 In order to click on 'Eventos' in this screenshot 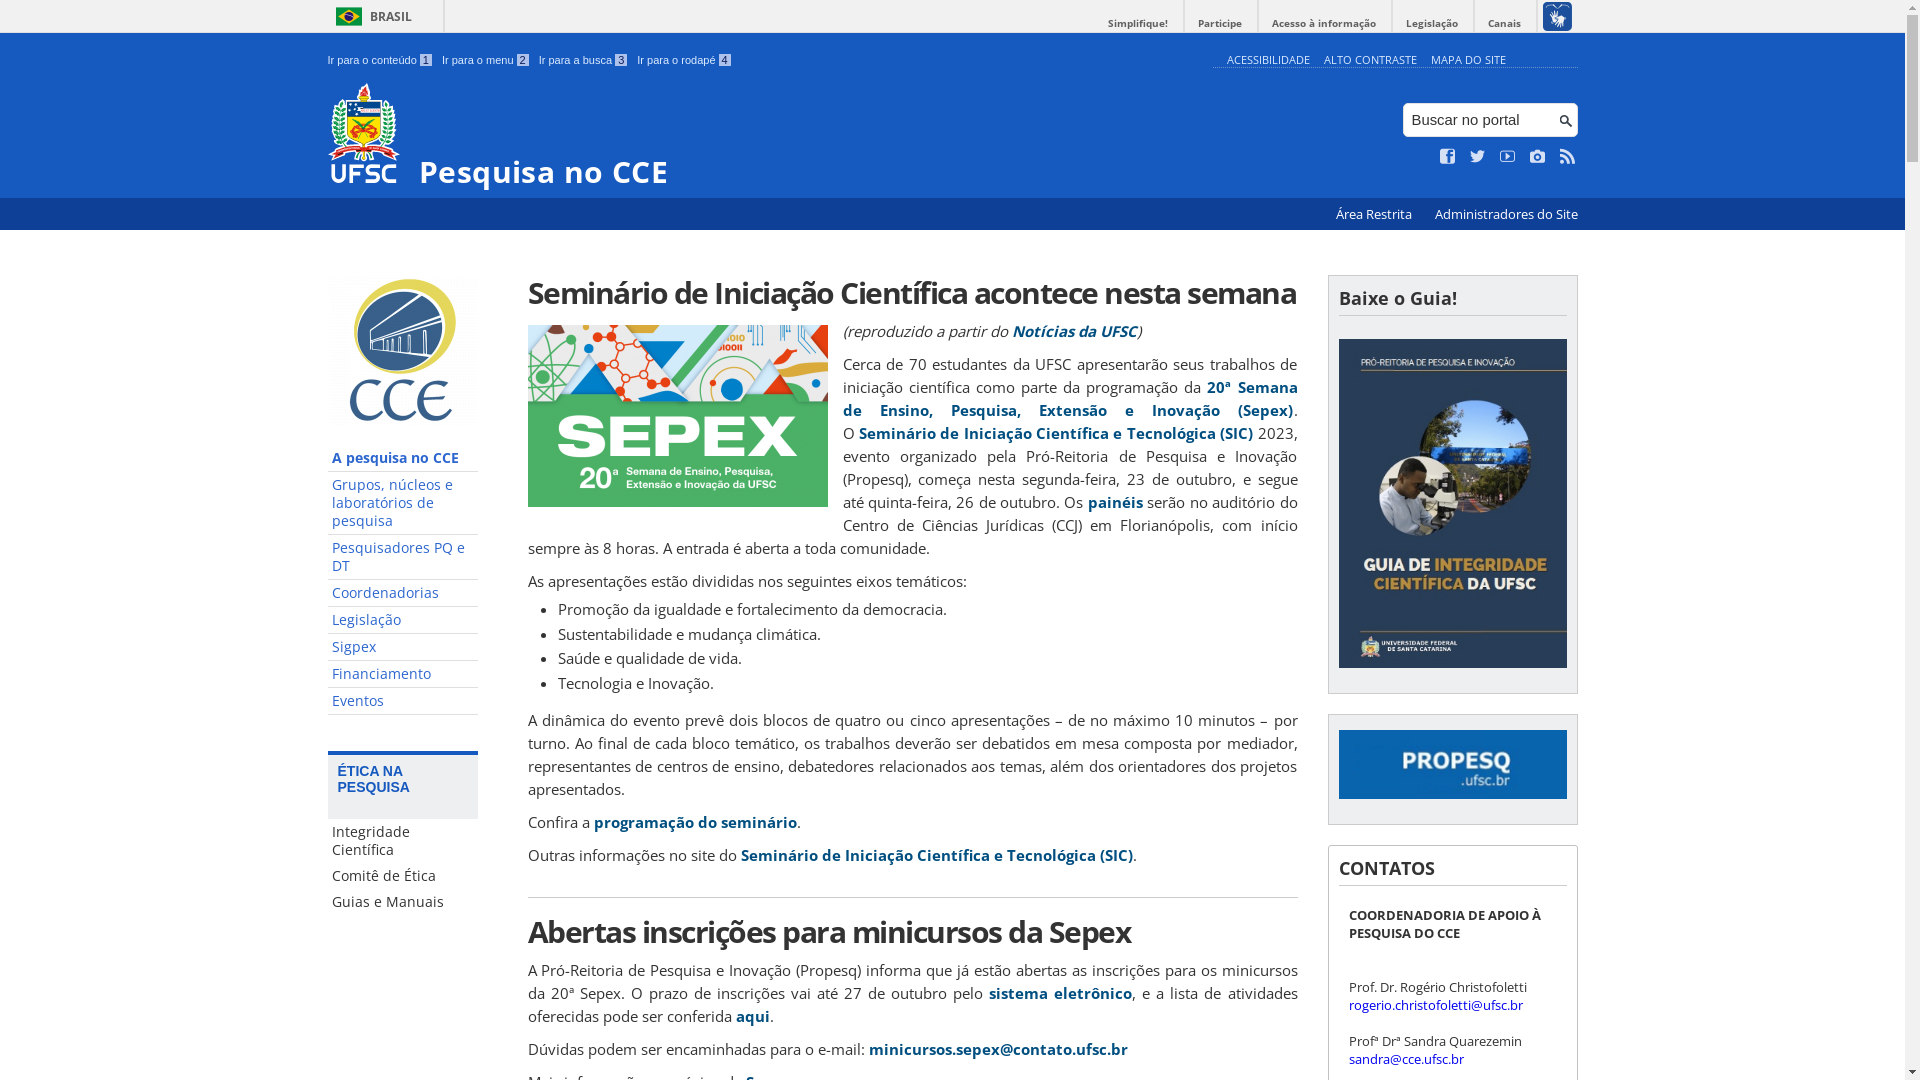, I will do `click(402, 700)`.